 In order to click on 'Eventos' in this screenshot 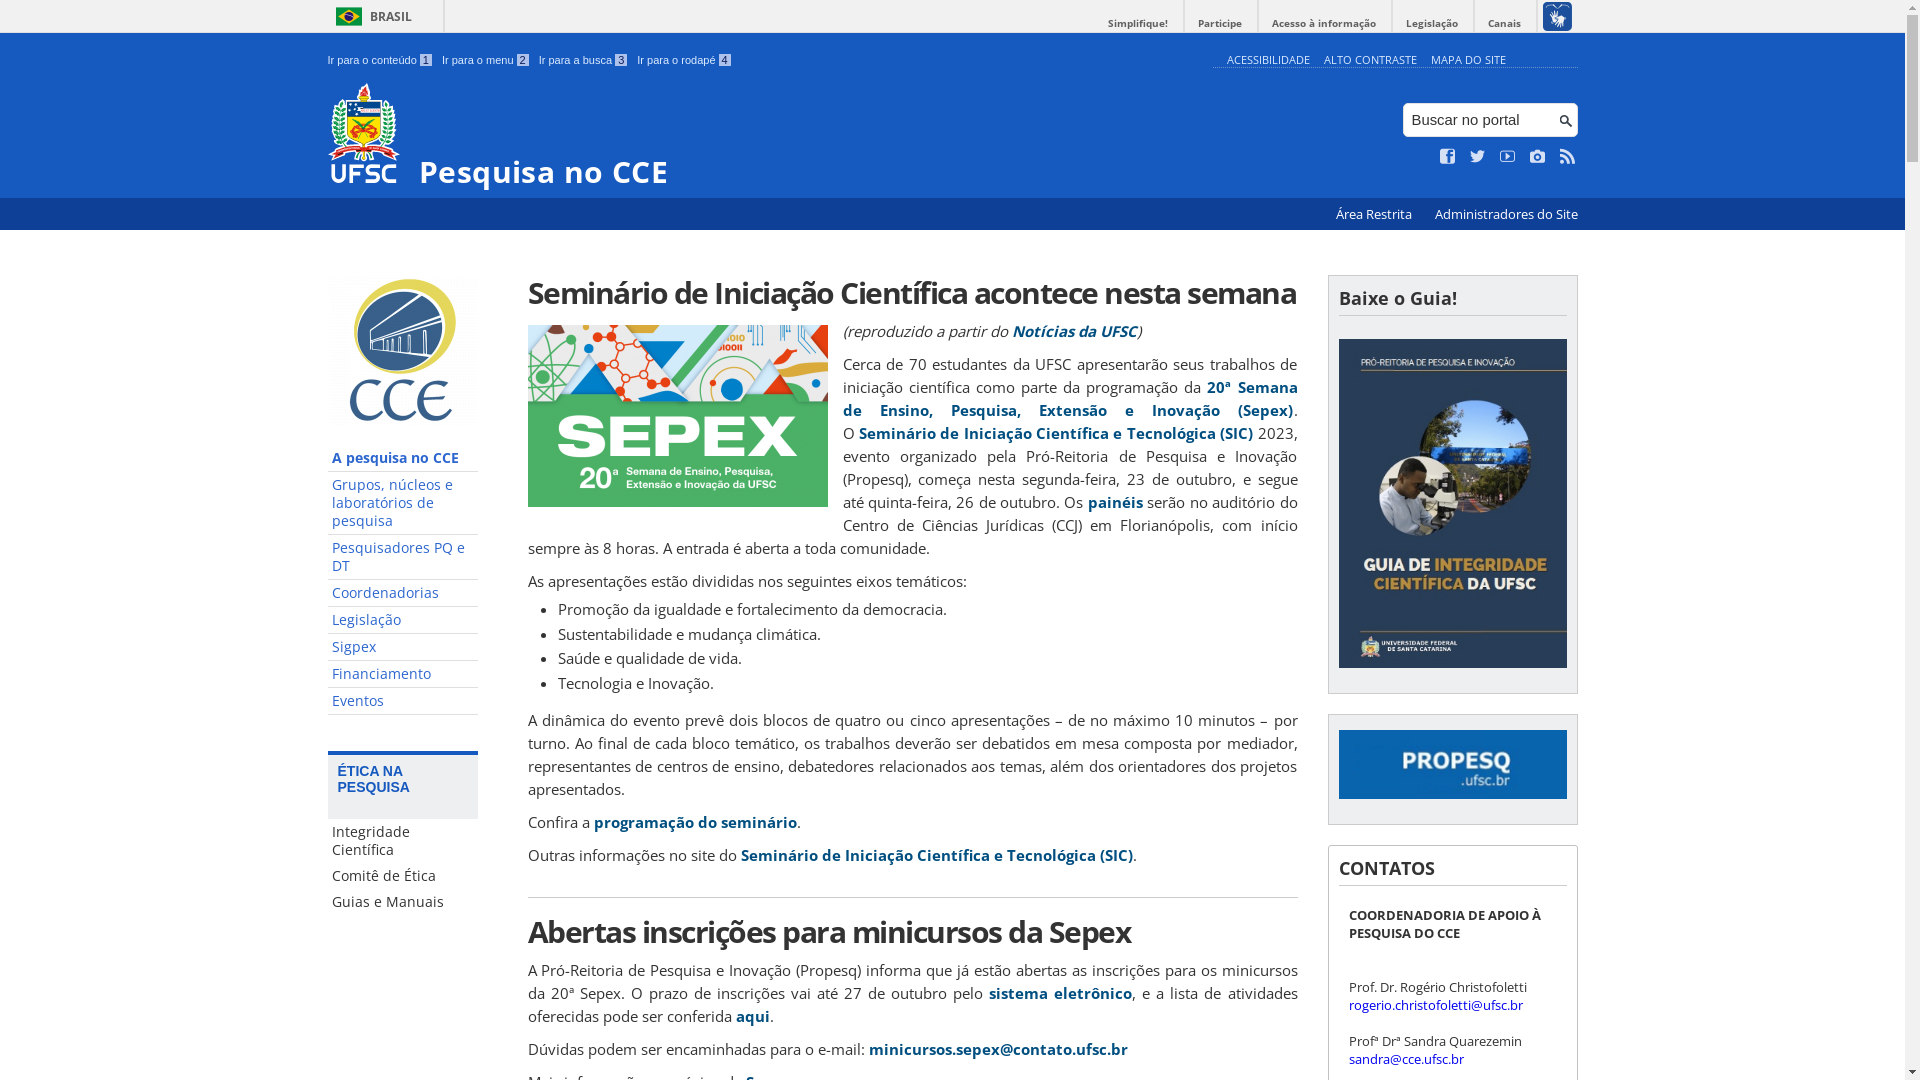, I will do `click(402, 700)`.